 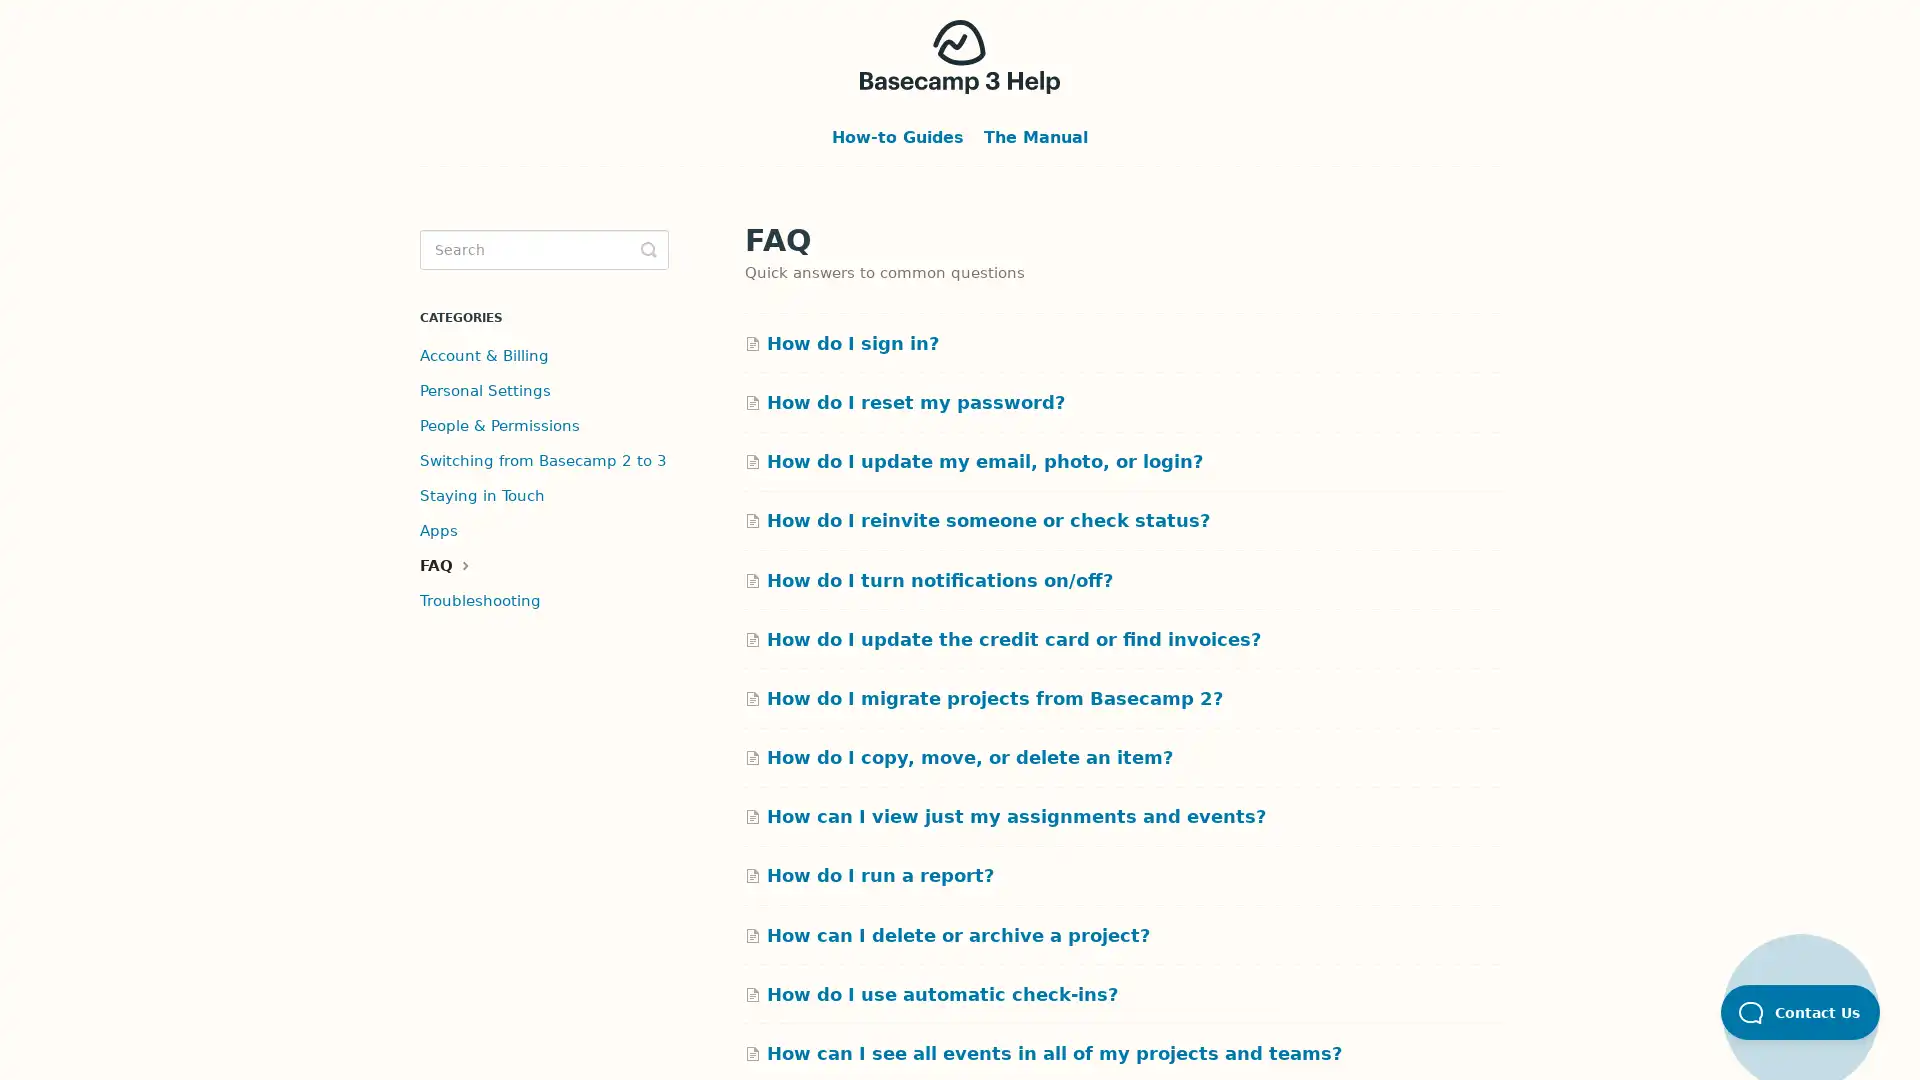 What do you see at coordinates (648, 249) in the screenshot?
I see `Toggle Search` at bounding box center [648, 249].